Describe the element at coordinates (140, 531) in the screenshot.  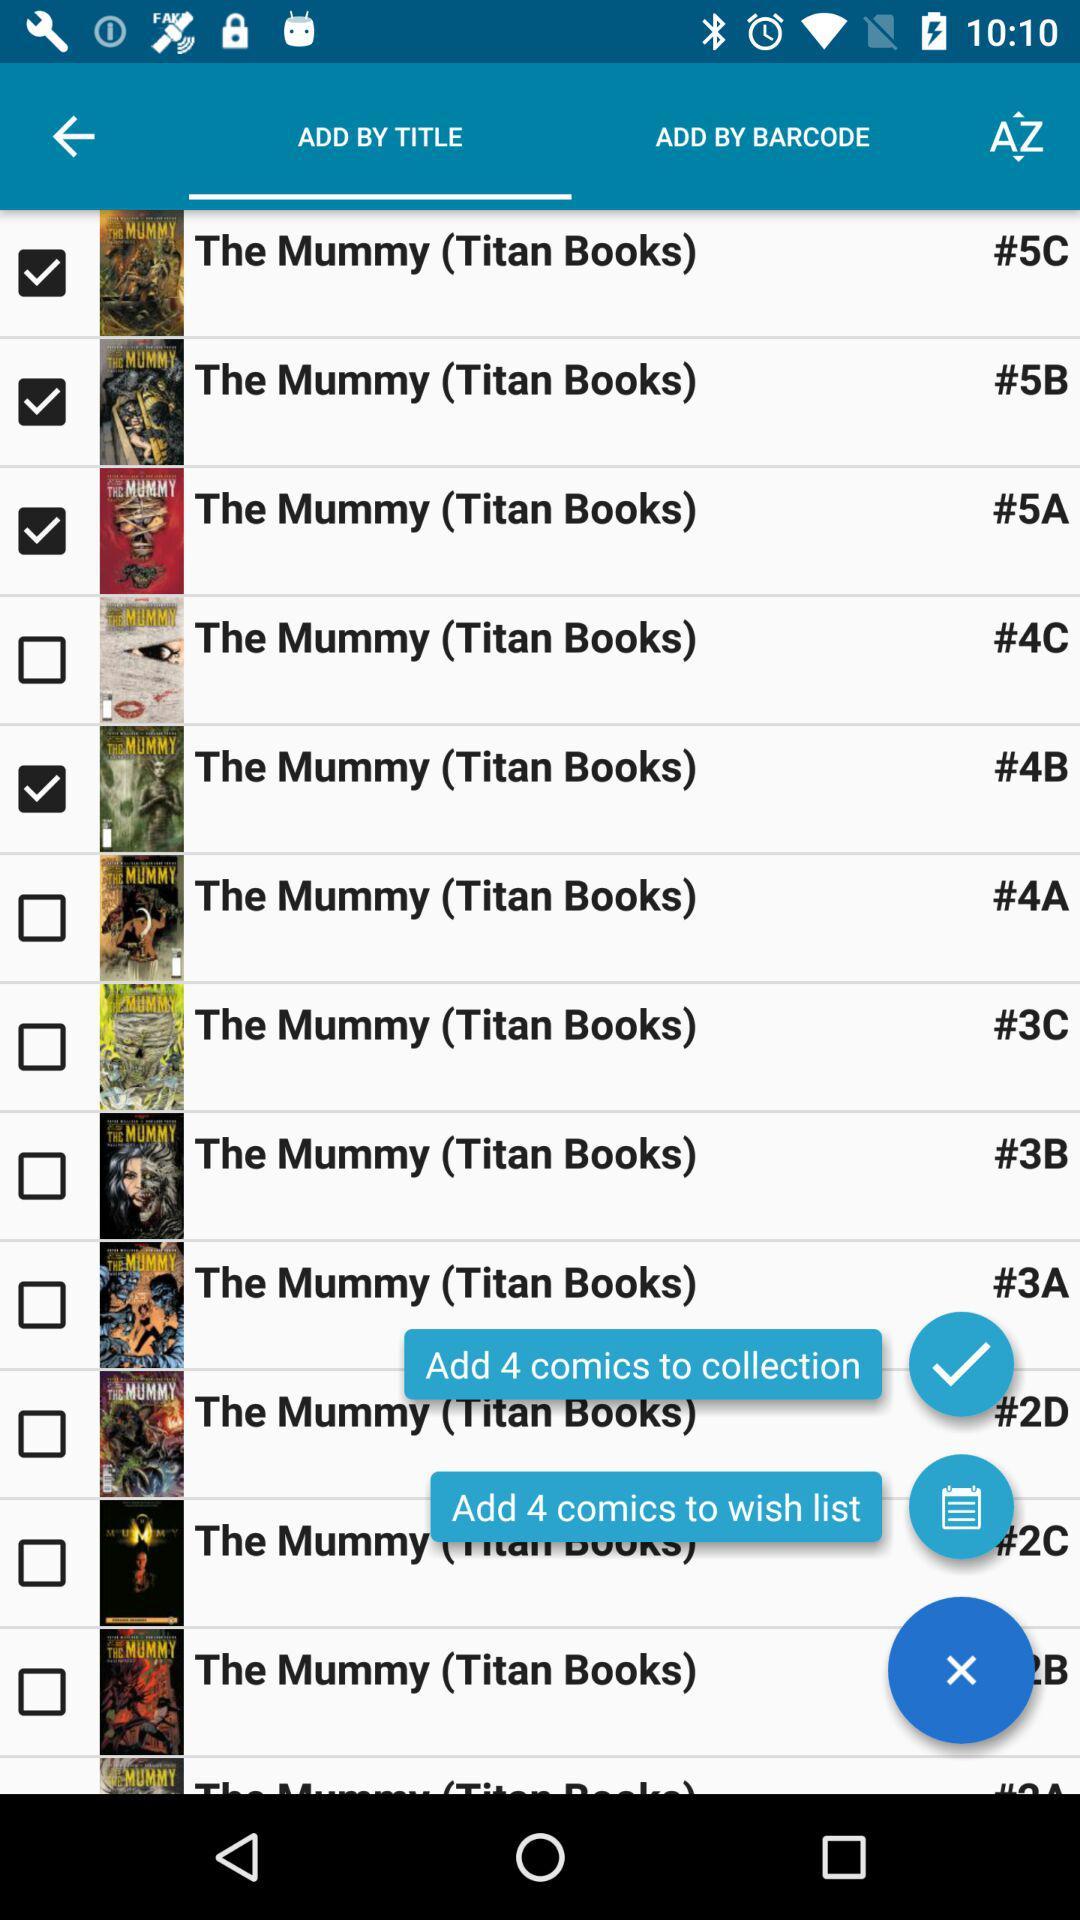
I see `pic this` at that location.